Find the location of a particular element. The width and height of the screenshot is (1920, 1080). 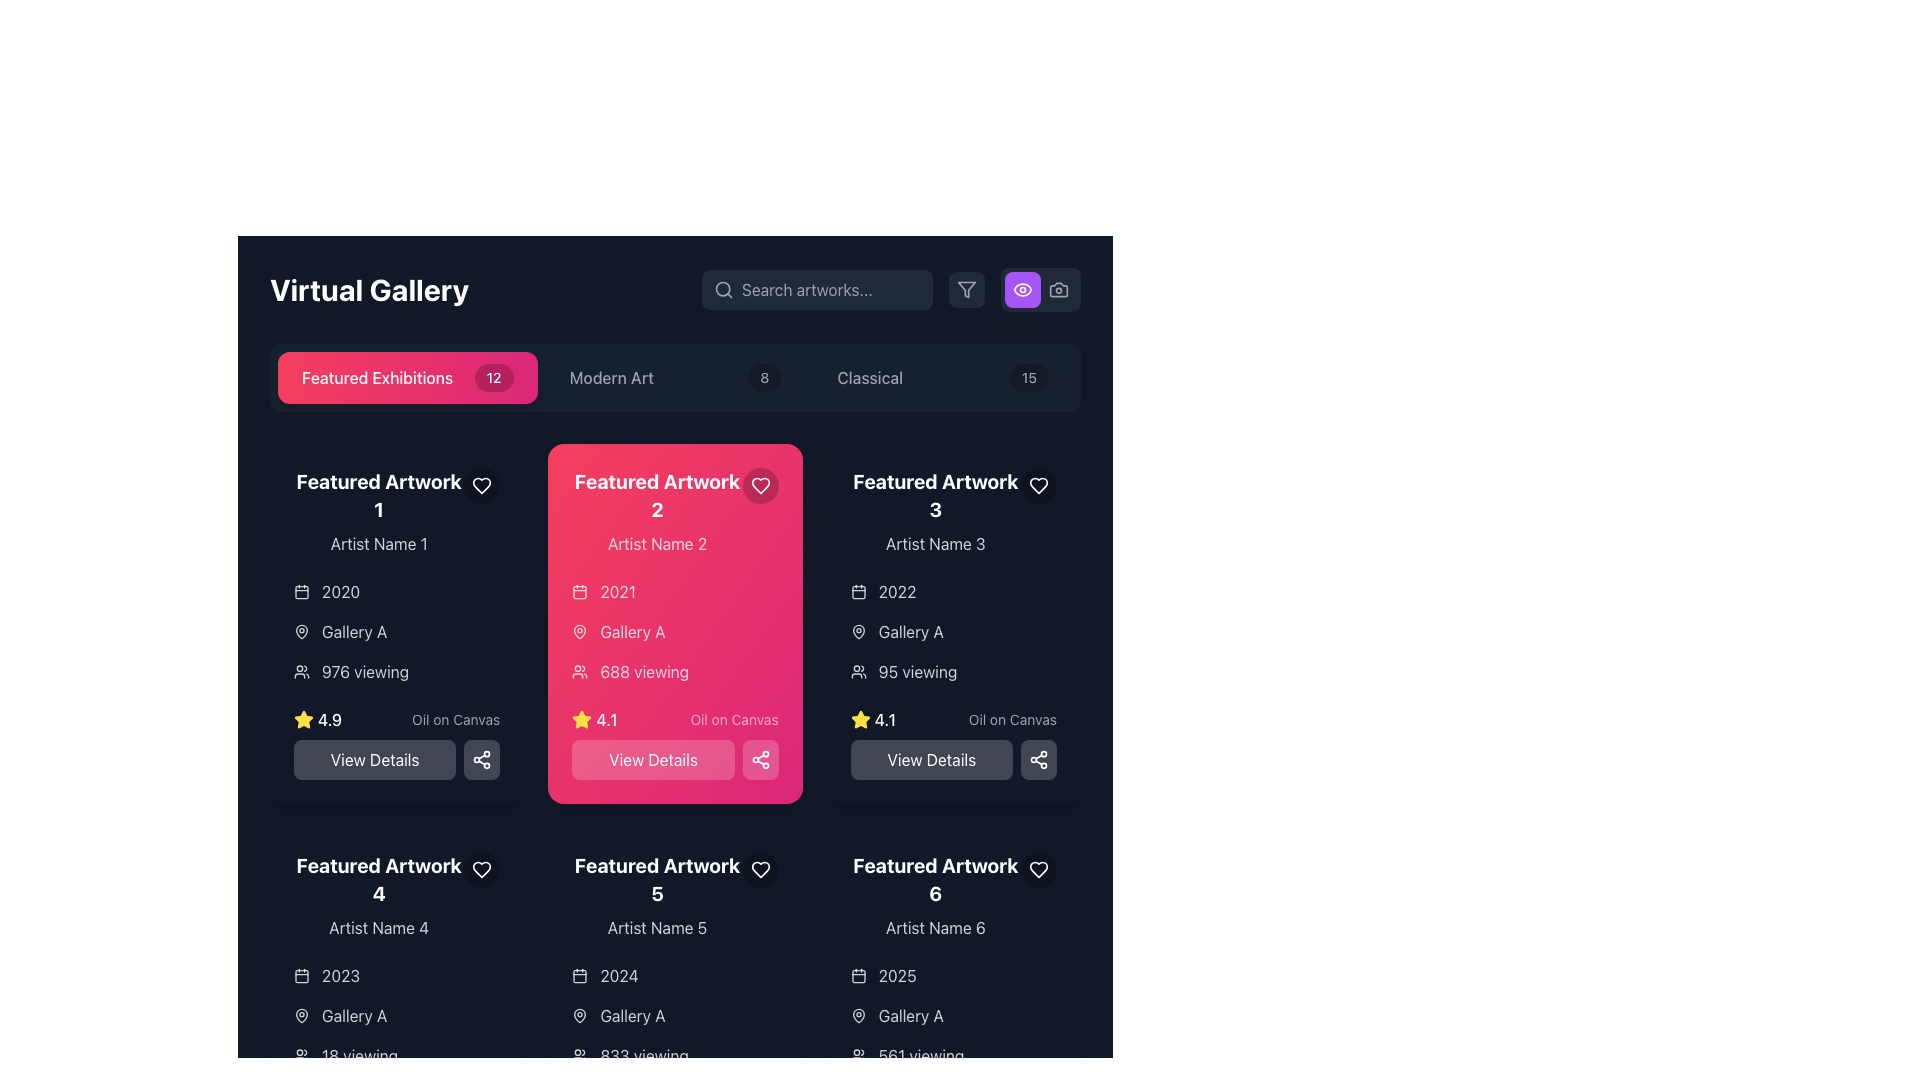

information displayed in the text label that shows '18 viewing' with an accompanying icon of a group of people, located in the fourth artwork section under 'Featured Artwork.' is located at coordinates (397, 1055).